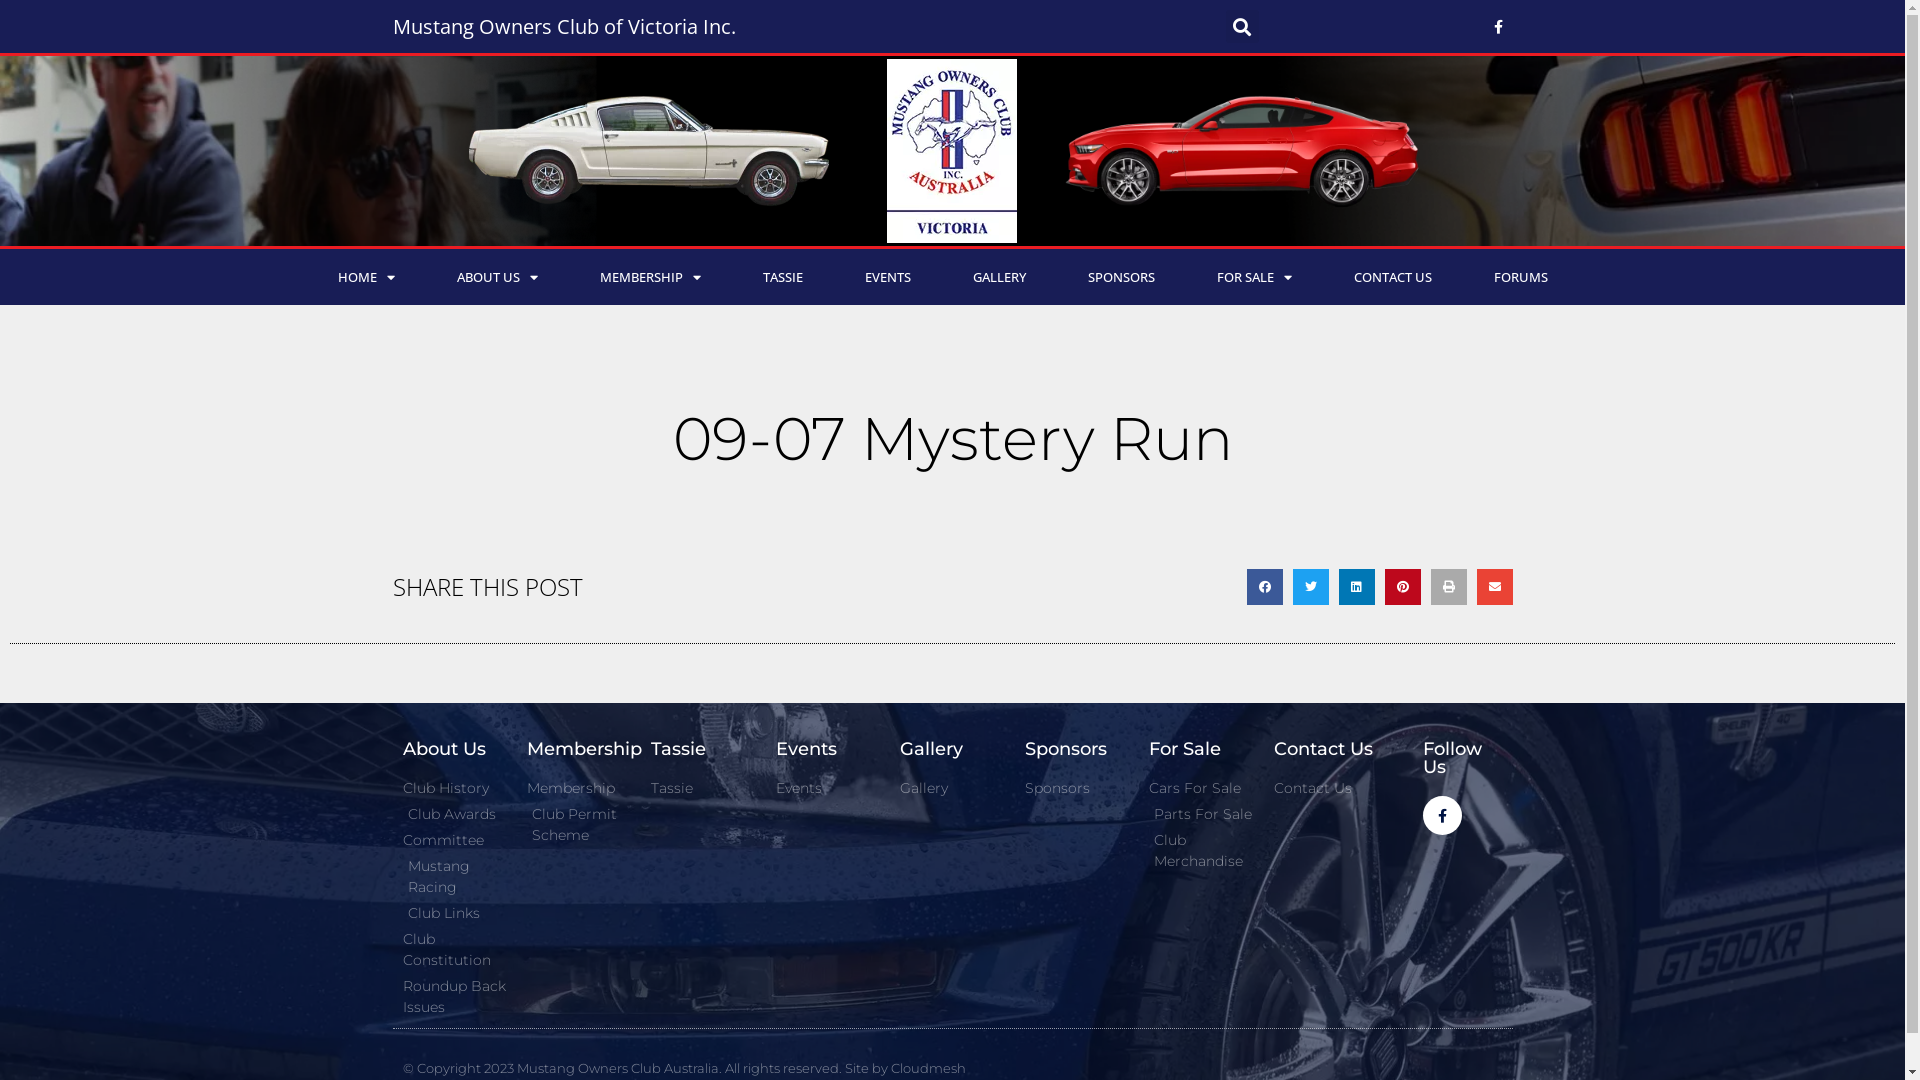 The image size is (1920, 1080). I want to click on 'ABOUT US', so click(497, 277).